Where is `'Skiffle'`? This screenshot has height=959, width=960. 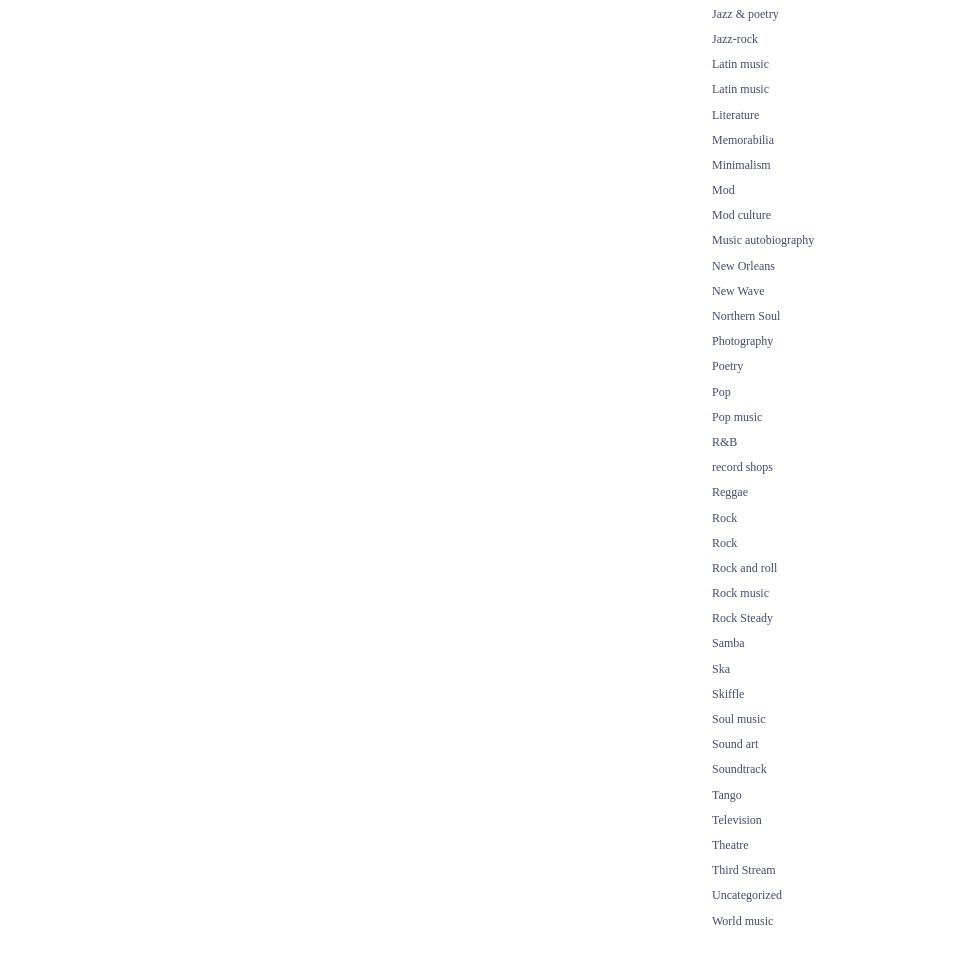 'Skiffle' is located at coordinates (726, 691).